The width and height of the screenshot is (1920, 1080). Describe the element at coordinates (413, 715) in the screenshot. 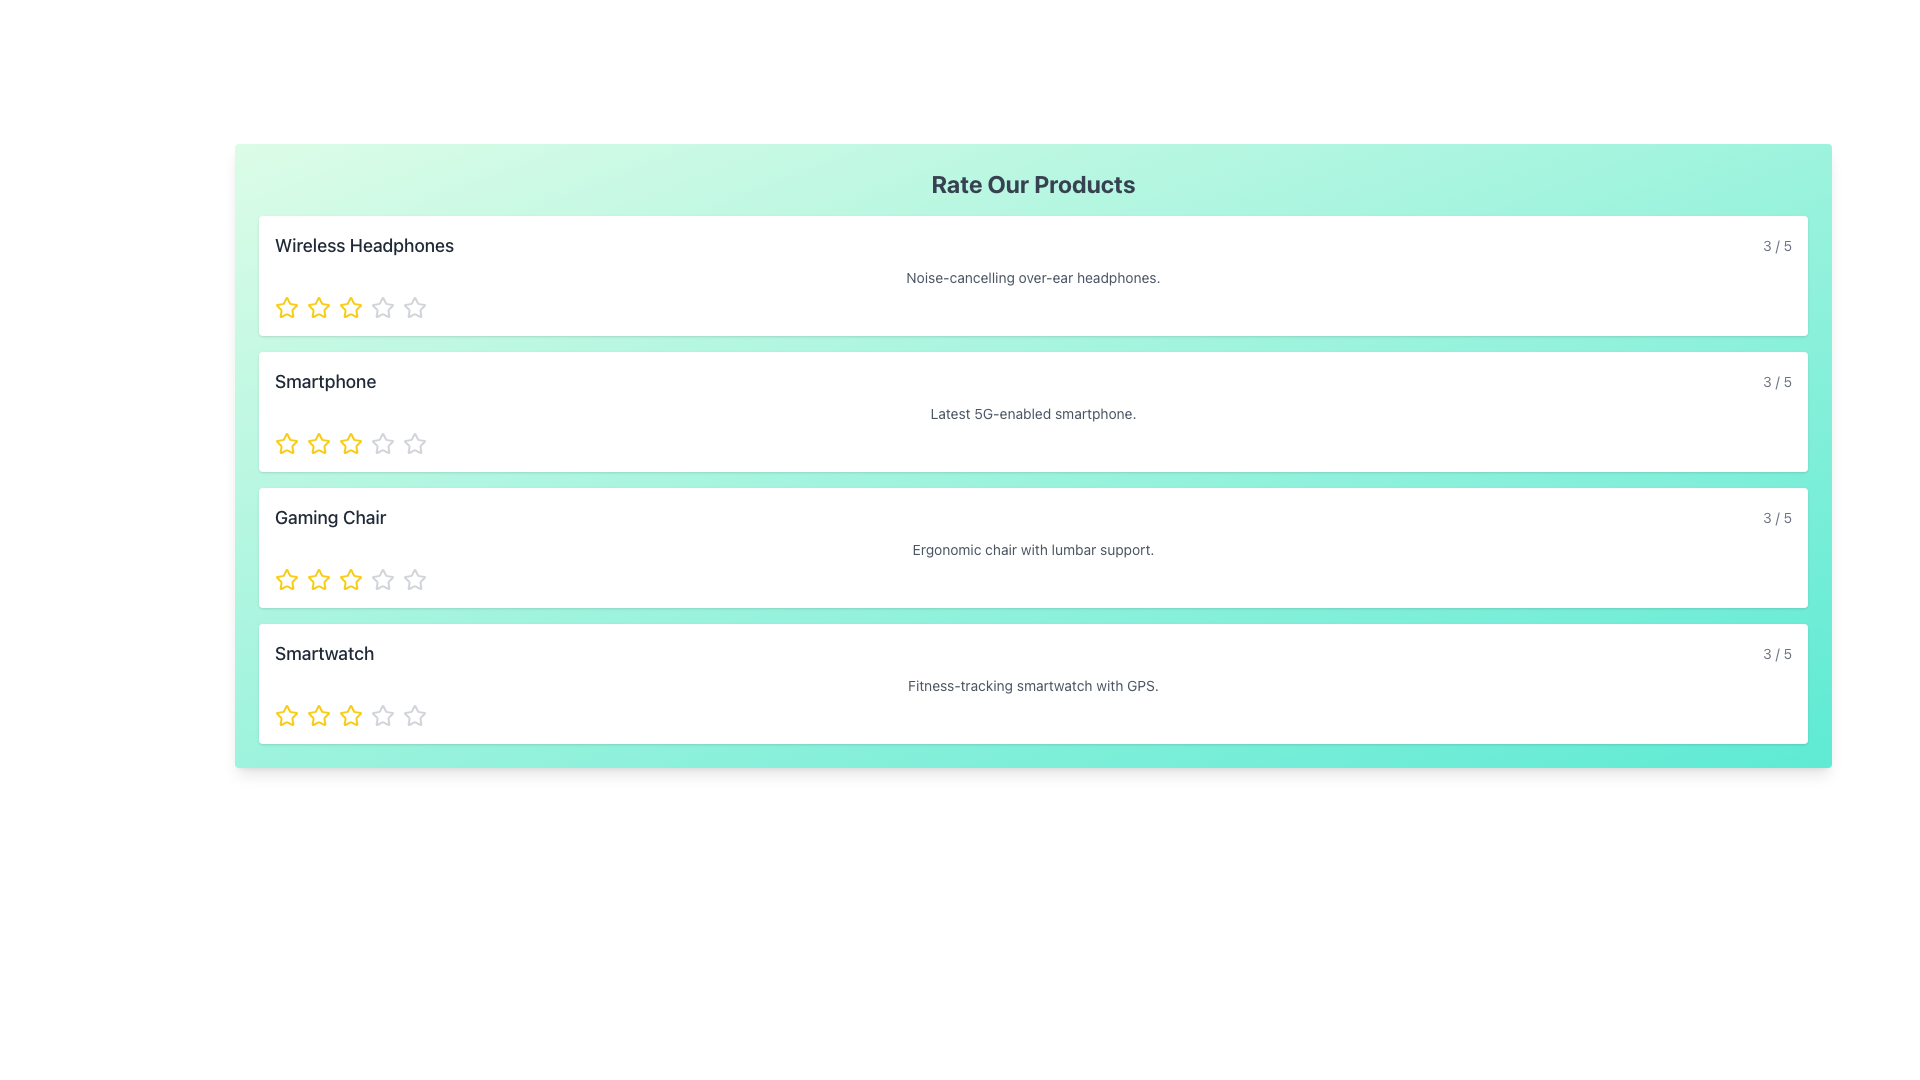

I see `the fifth star icon, which is light gray and represents an unselected rating for the 'Smartwatch' item, to rate it` at that location.